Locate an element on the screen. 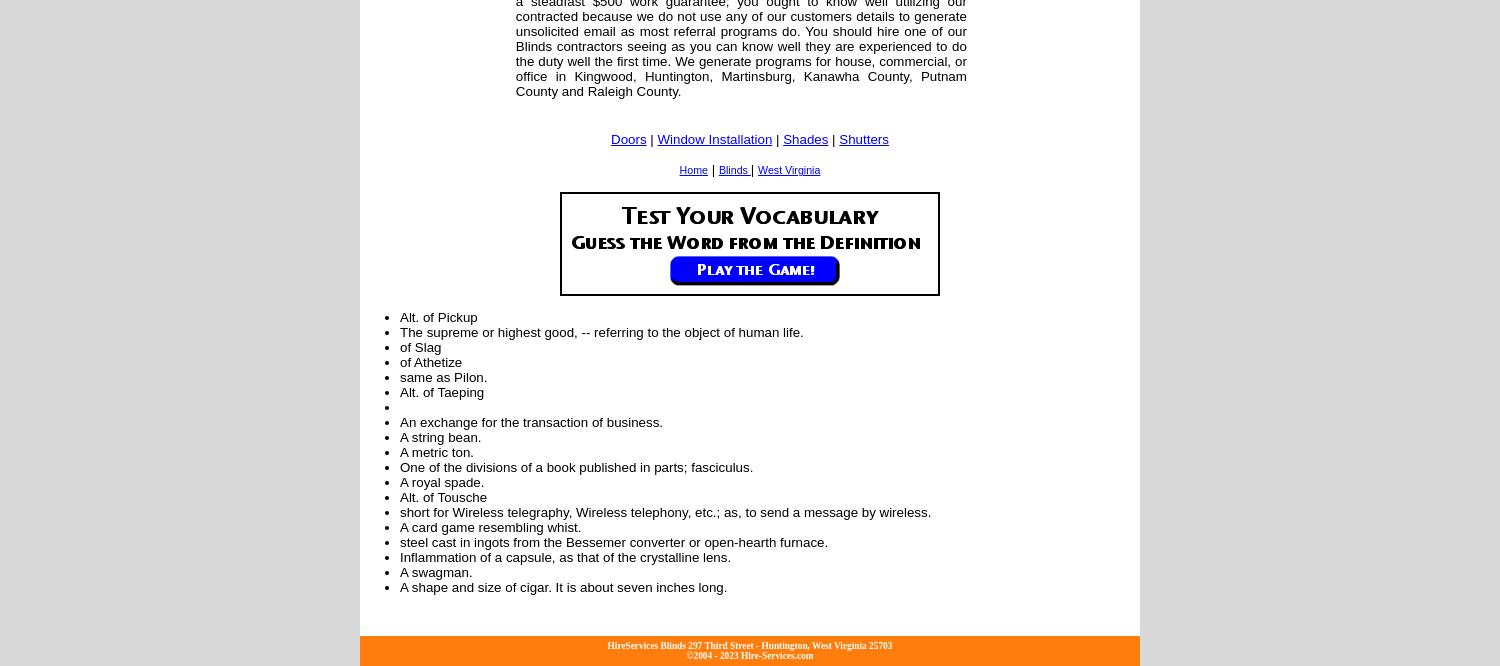 The width and height of the screenshot is (1500, 666). 'Home' is located at coordinates (692, 169).